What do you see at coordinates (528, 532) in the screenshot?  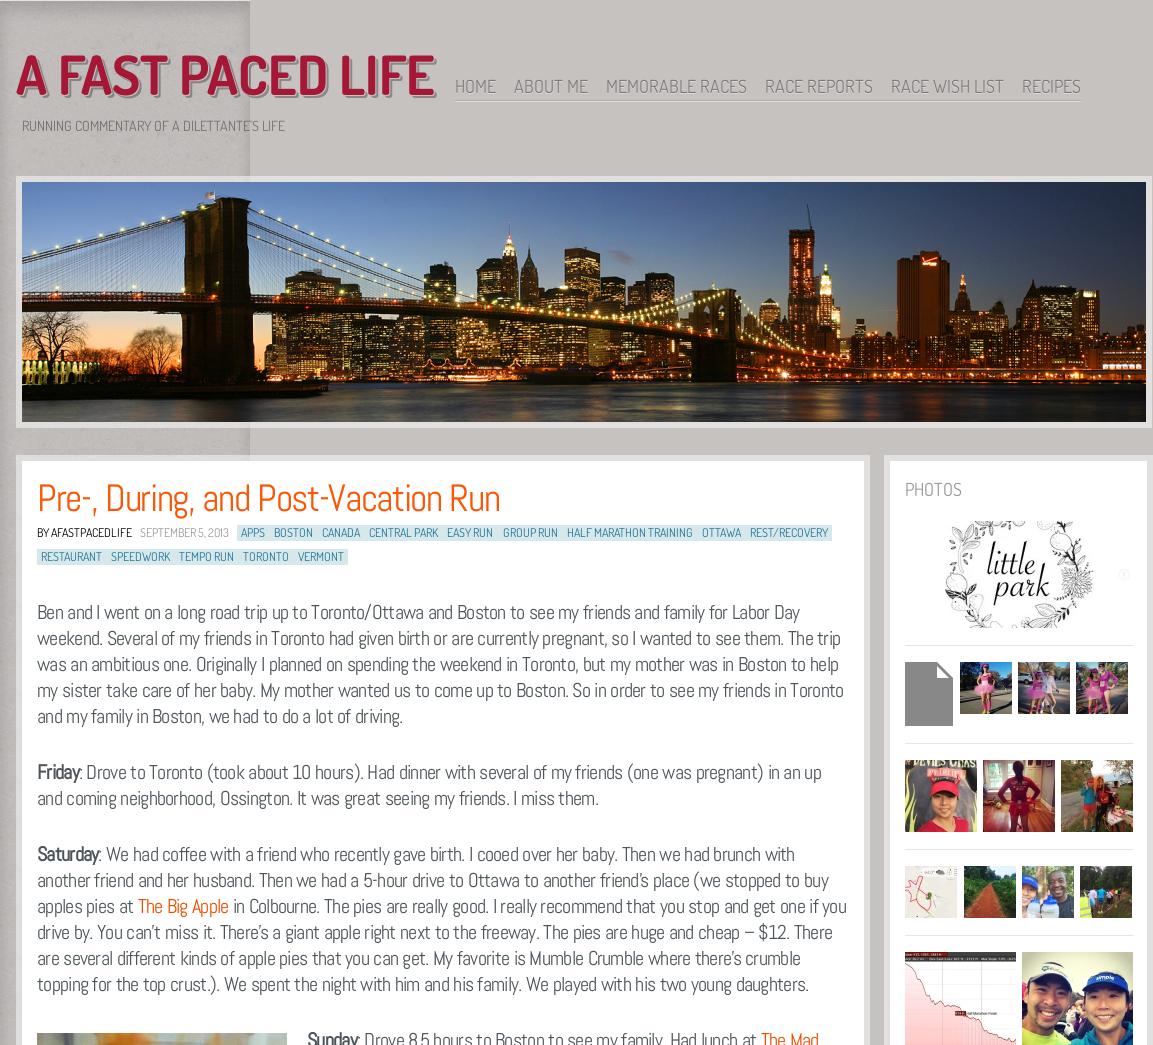 I see `'group run'` at bounding box center [528, 532].